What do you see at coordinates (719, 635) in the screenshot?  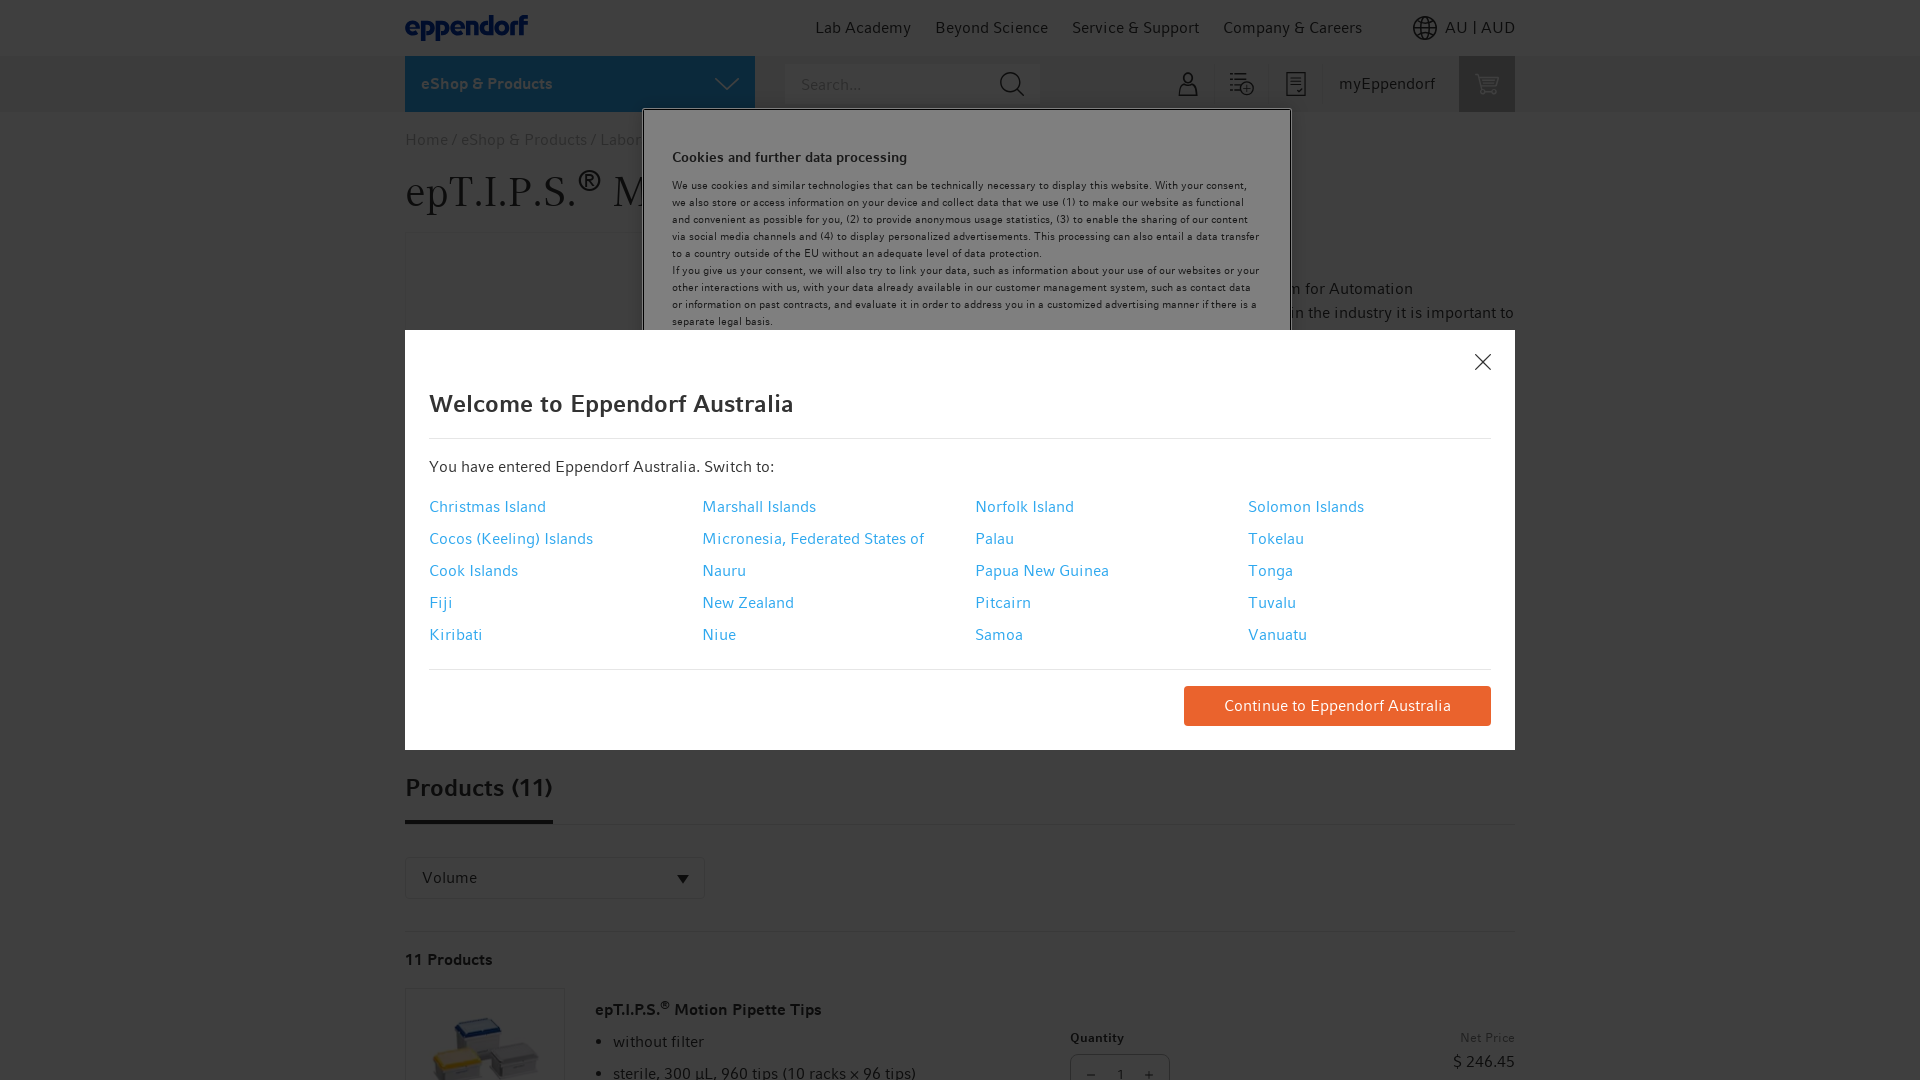 I see `'Niue'` at bounding box center [719, 635].